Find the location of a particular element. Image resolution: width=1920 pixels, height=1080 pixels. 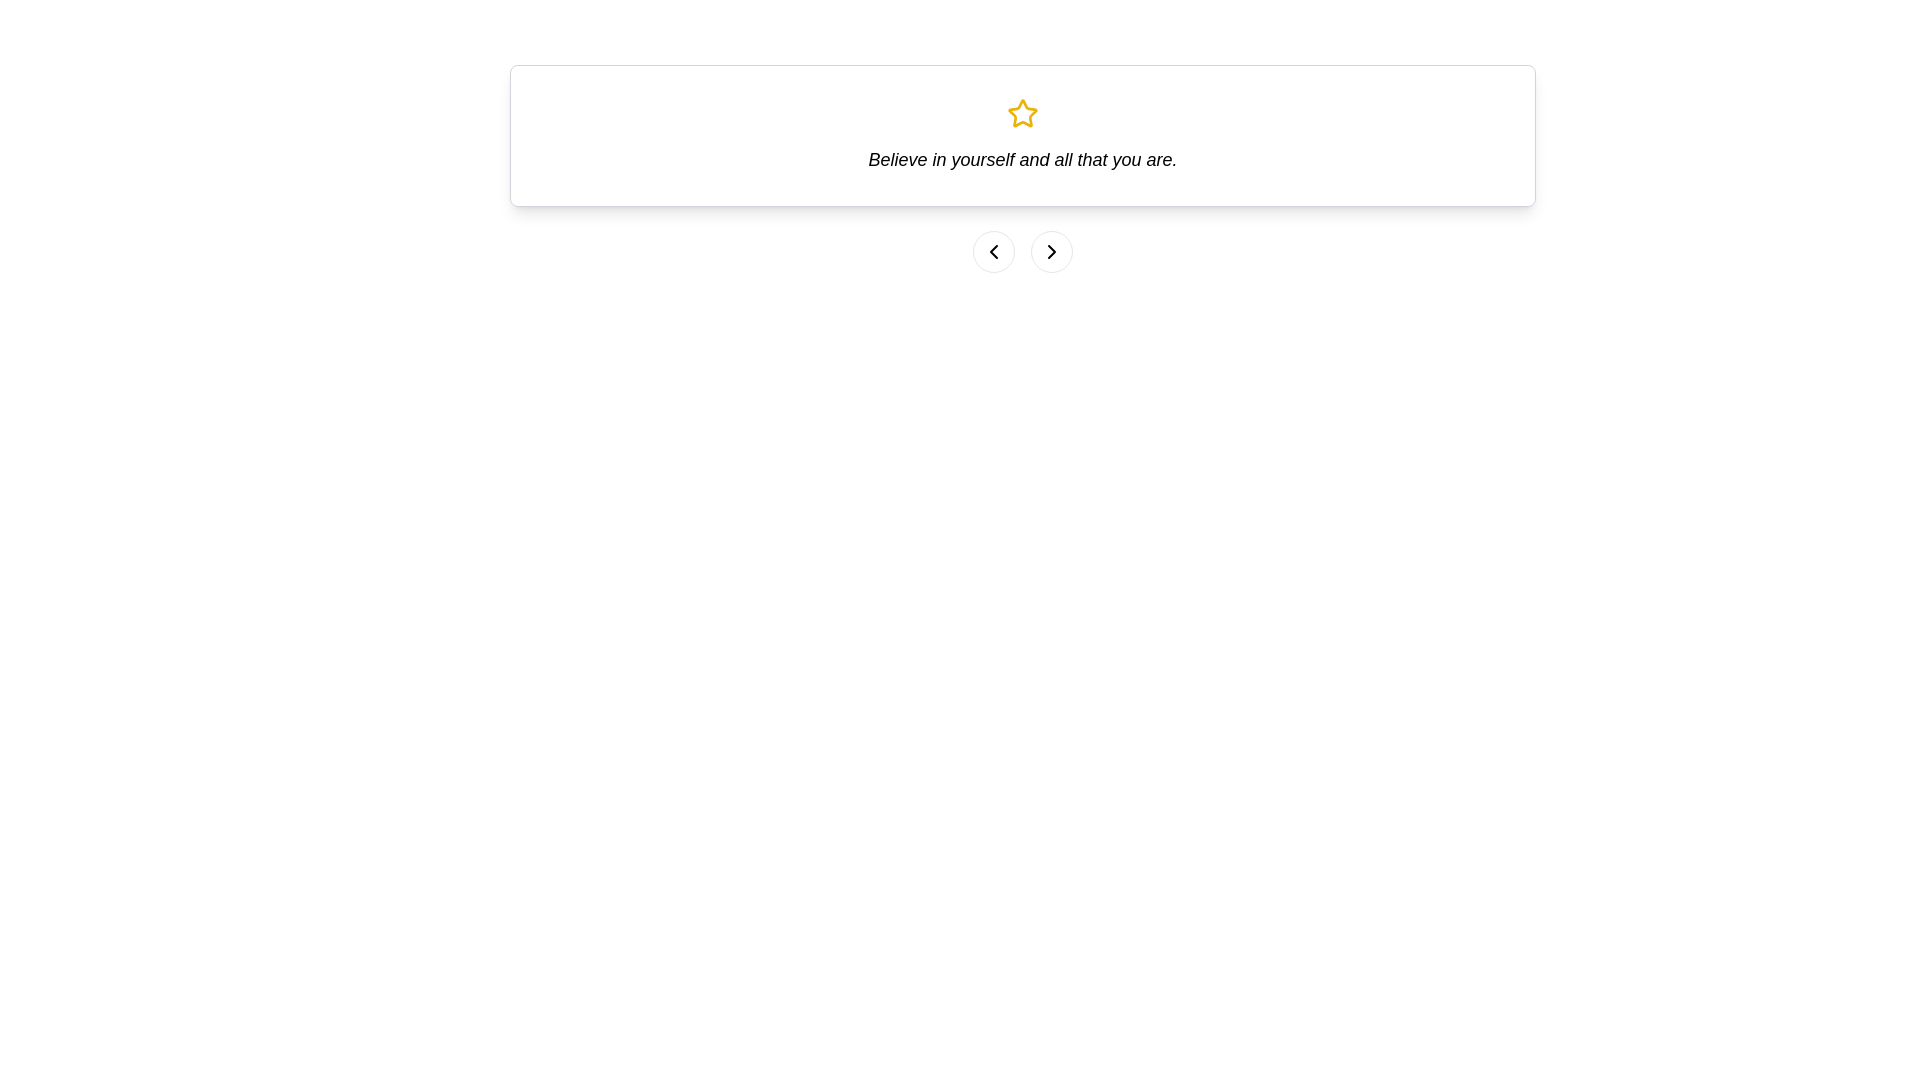

the right arrow icon located within the rightmost circular button in a row of two buttons, positioned below a motivational text block and a star icon is located at coordinates (1050, 250).